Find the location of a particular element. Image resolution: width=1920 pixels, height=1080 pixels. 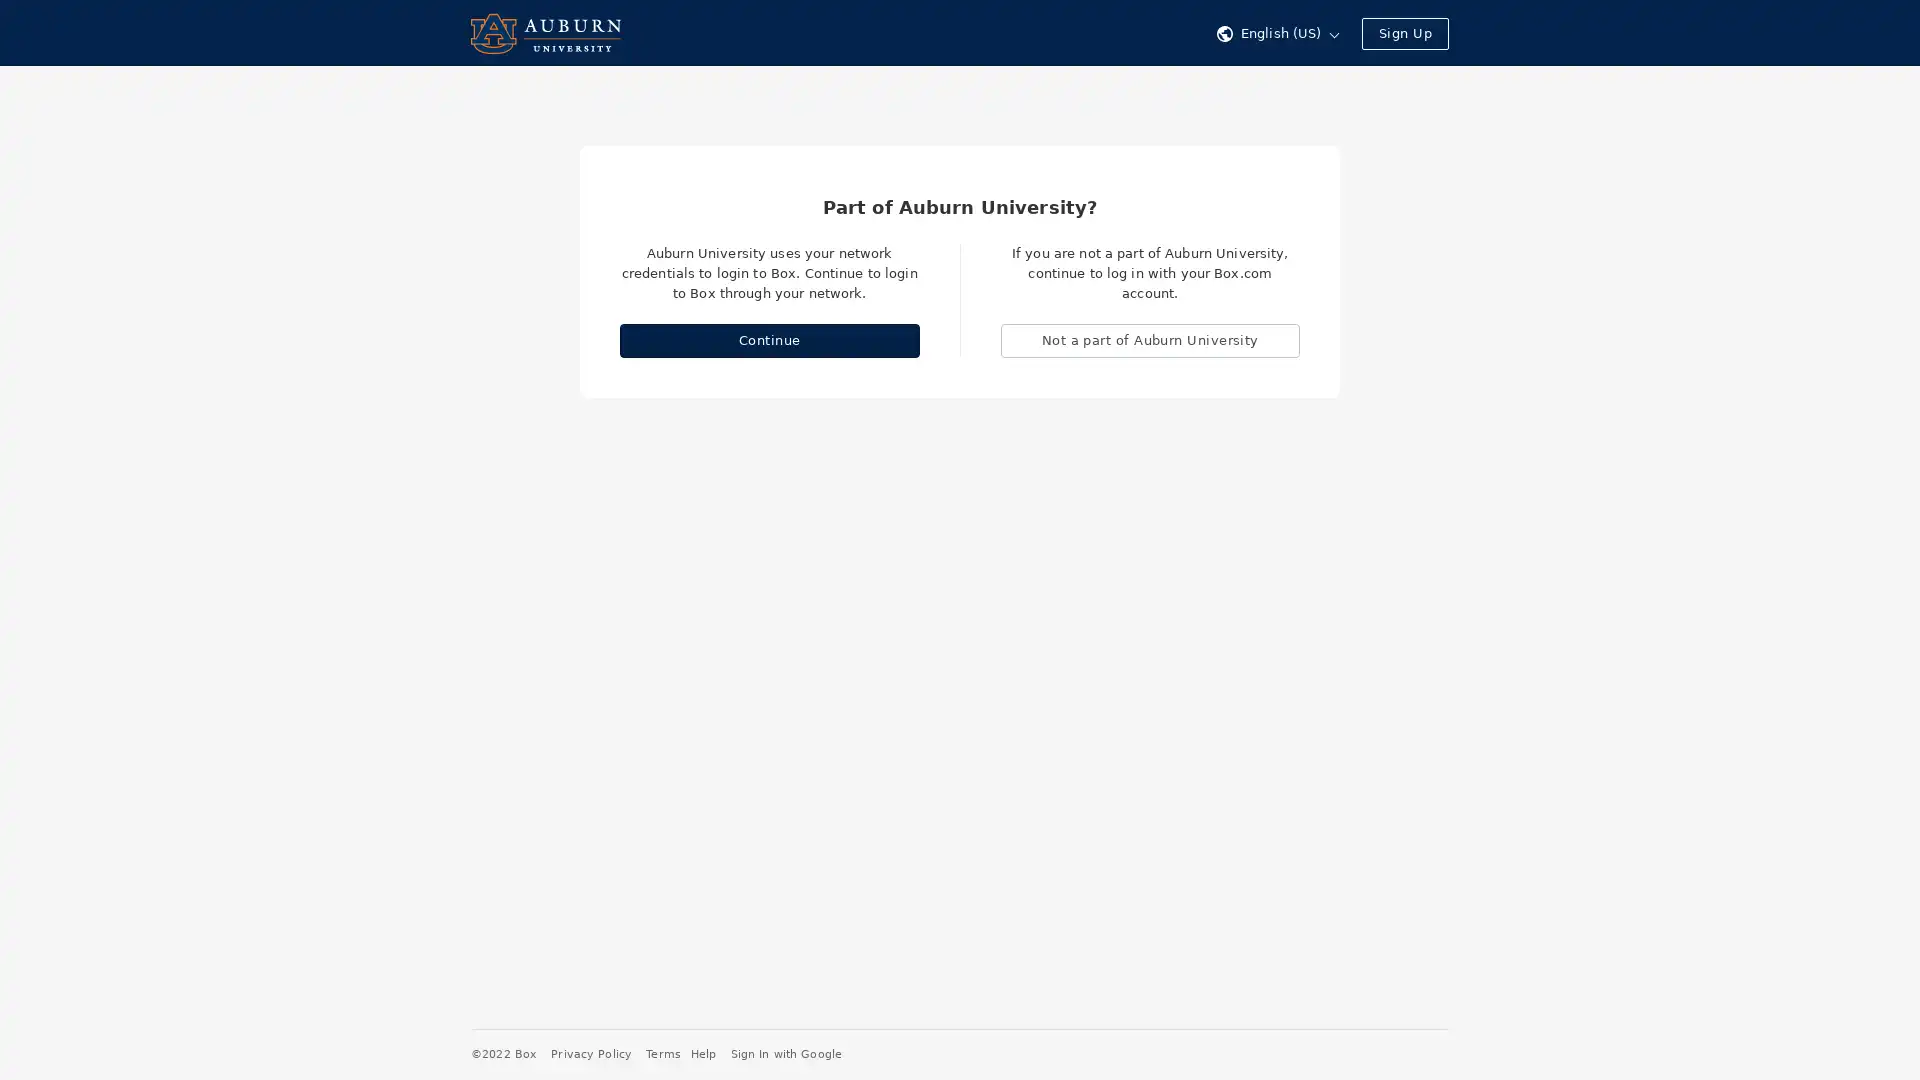

Continue is located at coordinates (768, 339).